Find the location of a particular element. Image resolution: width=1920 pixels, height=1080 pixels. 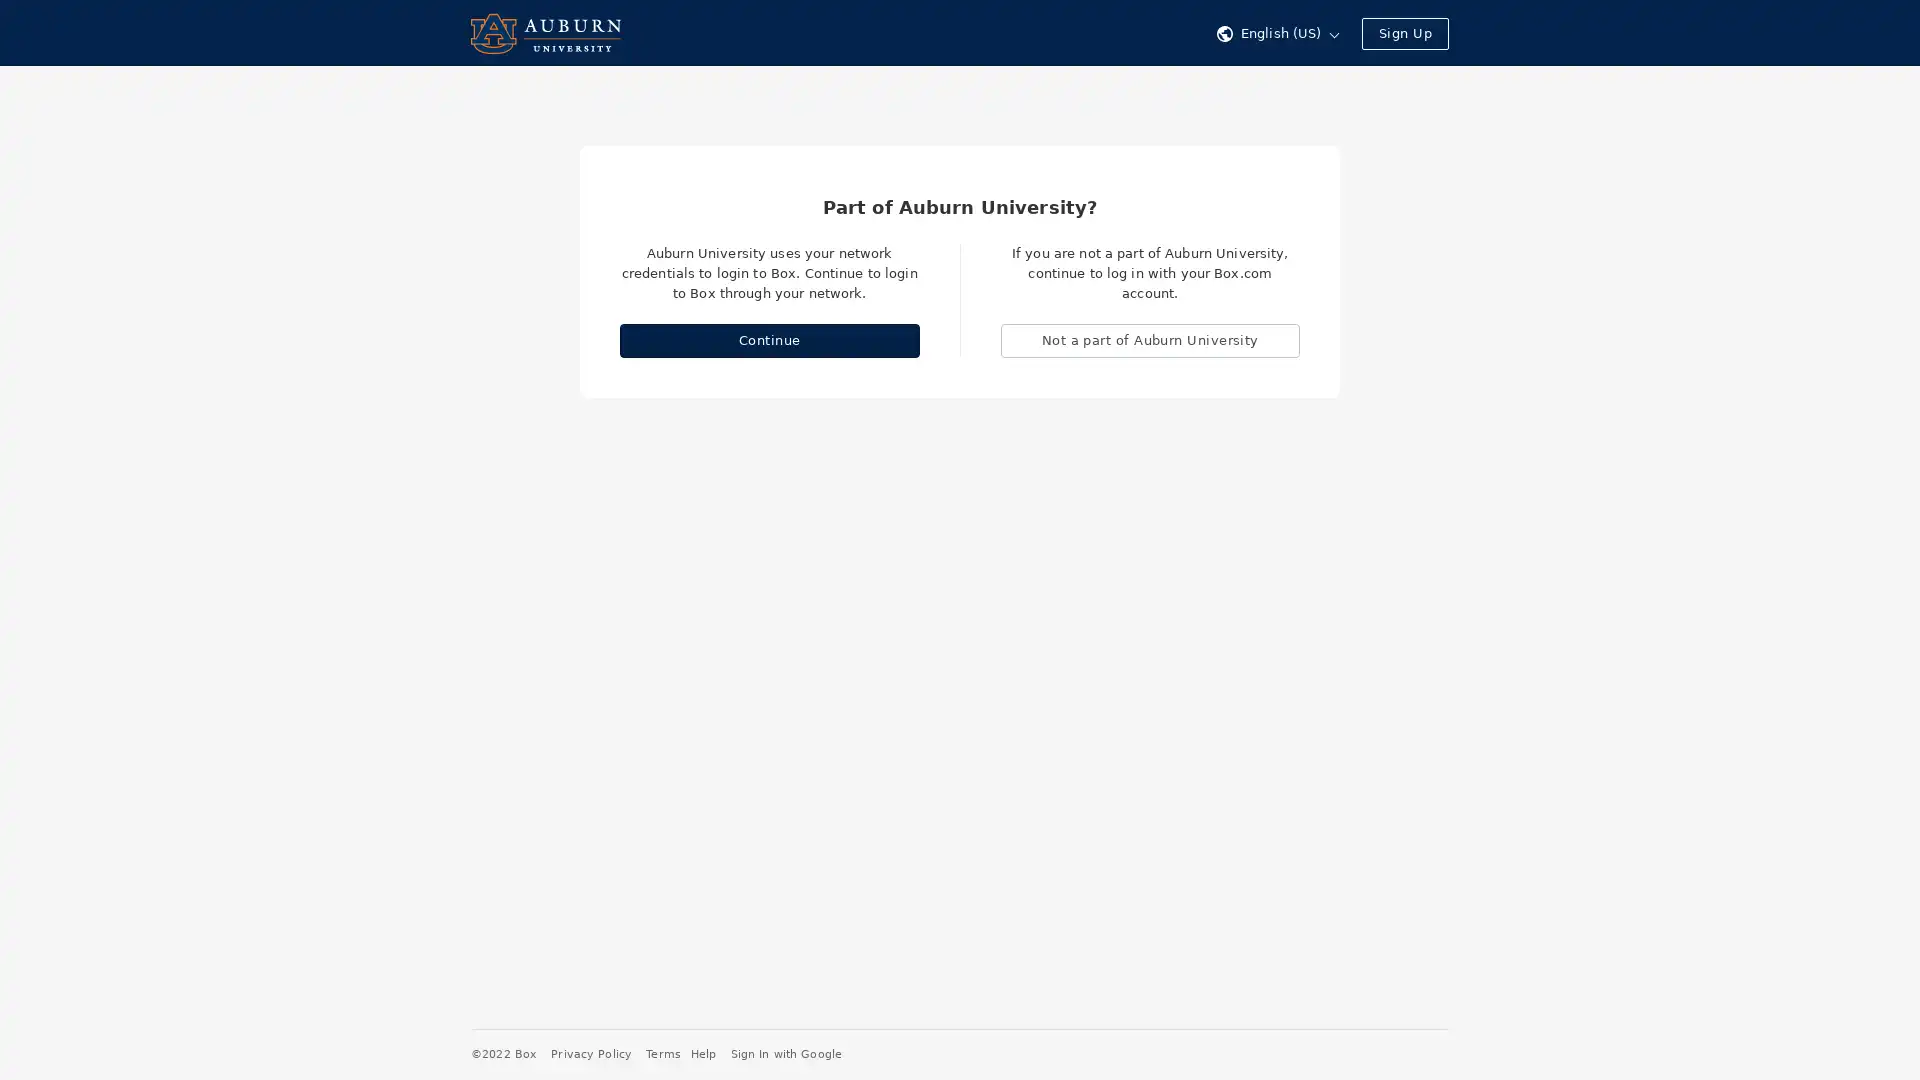

Continue is located at coordinates (768, 339).